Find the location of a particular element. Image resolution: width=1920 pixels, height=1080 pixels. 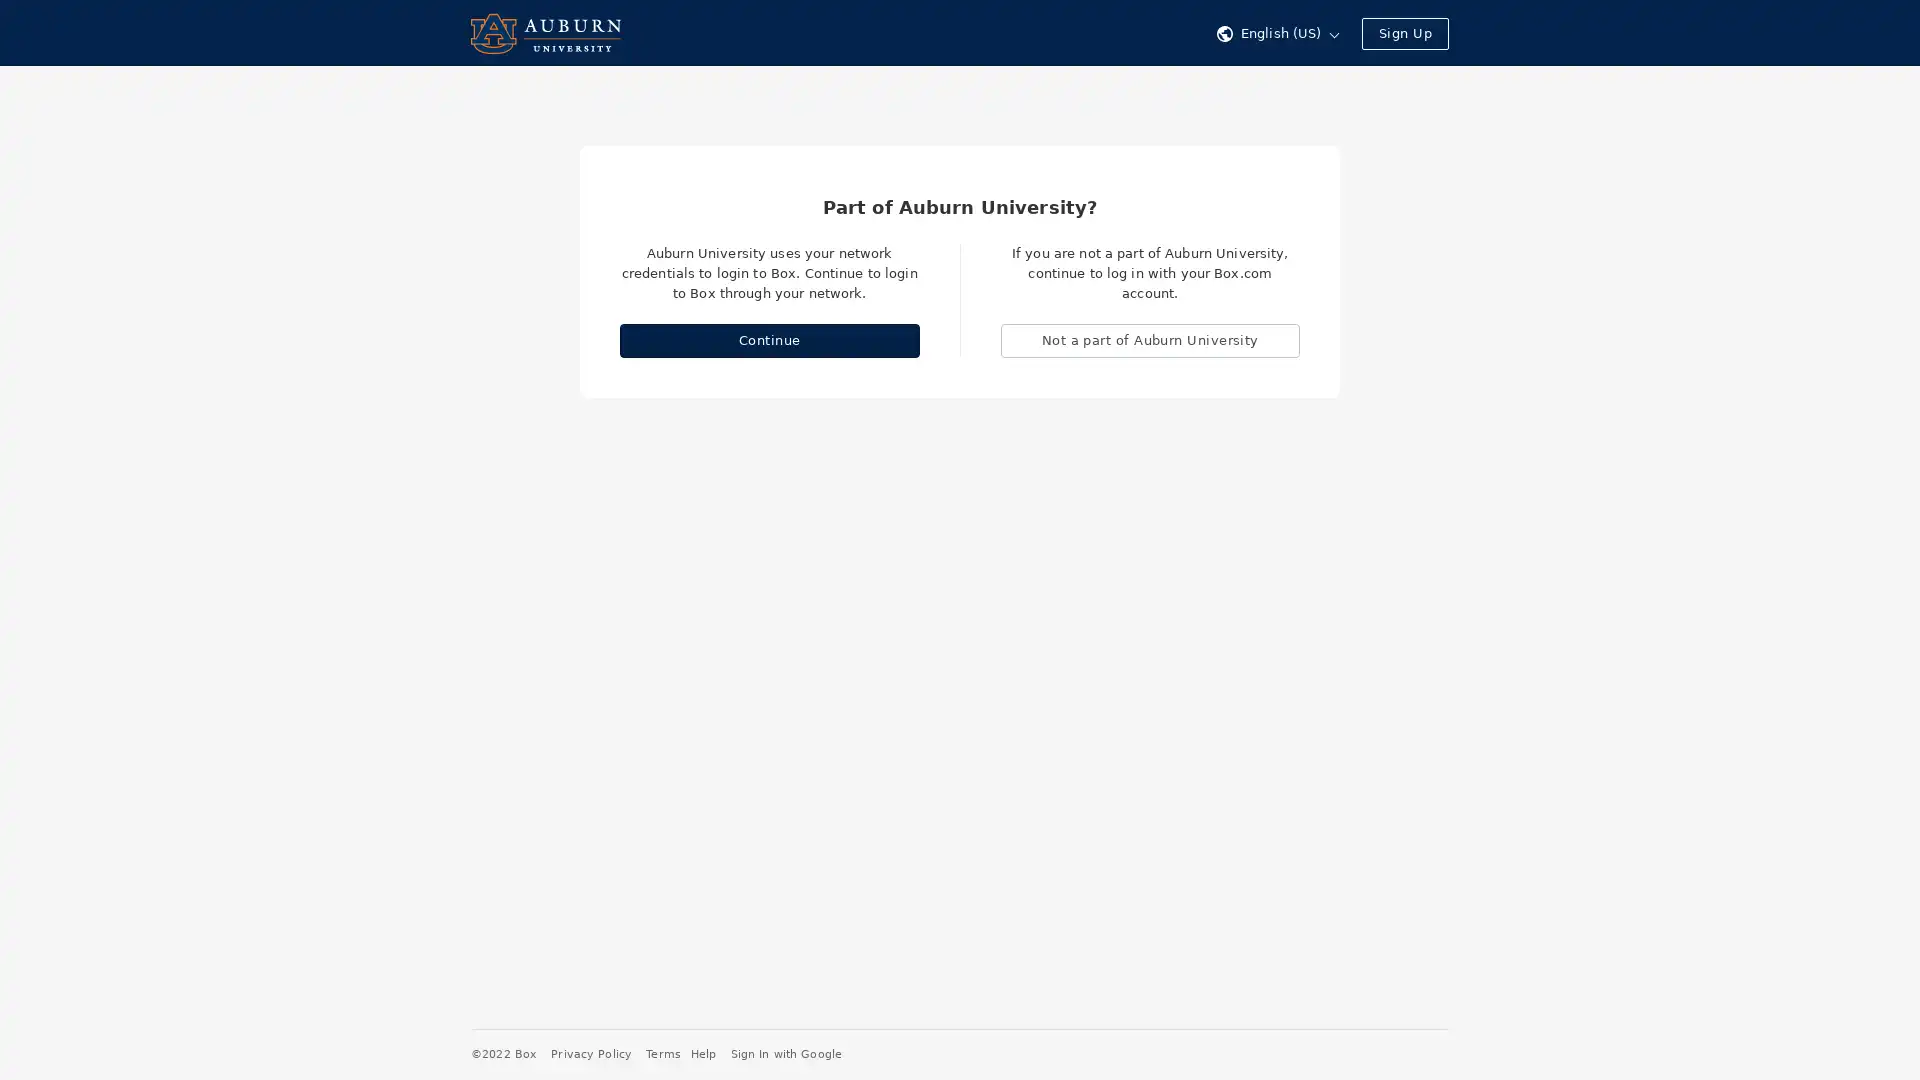

Continue is located at coordinates (768, 339).